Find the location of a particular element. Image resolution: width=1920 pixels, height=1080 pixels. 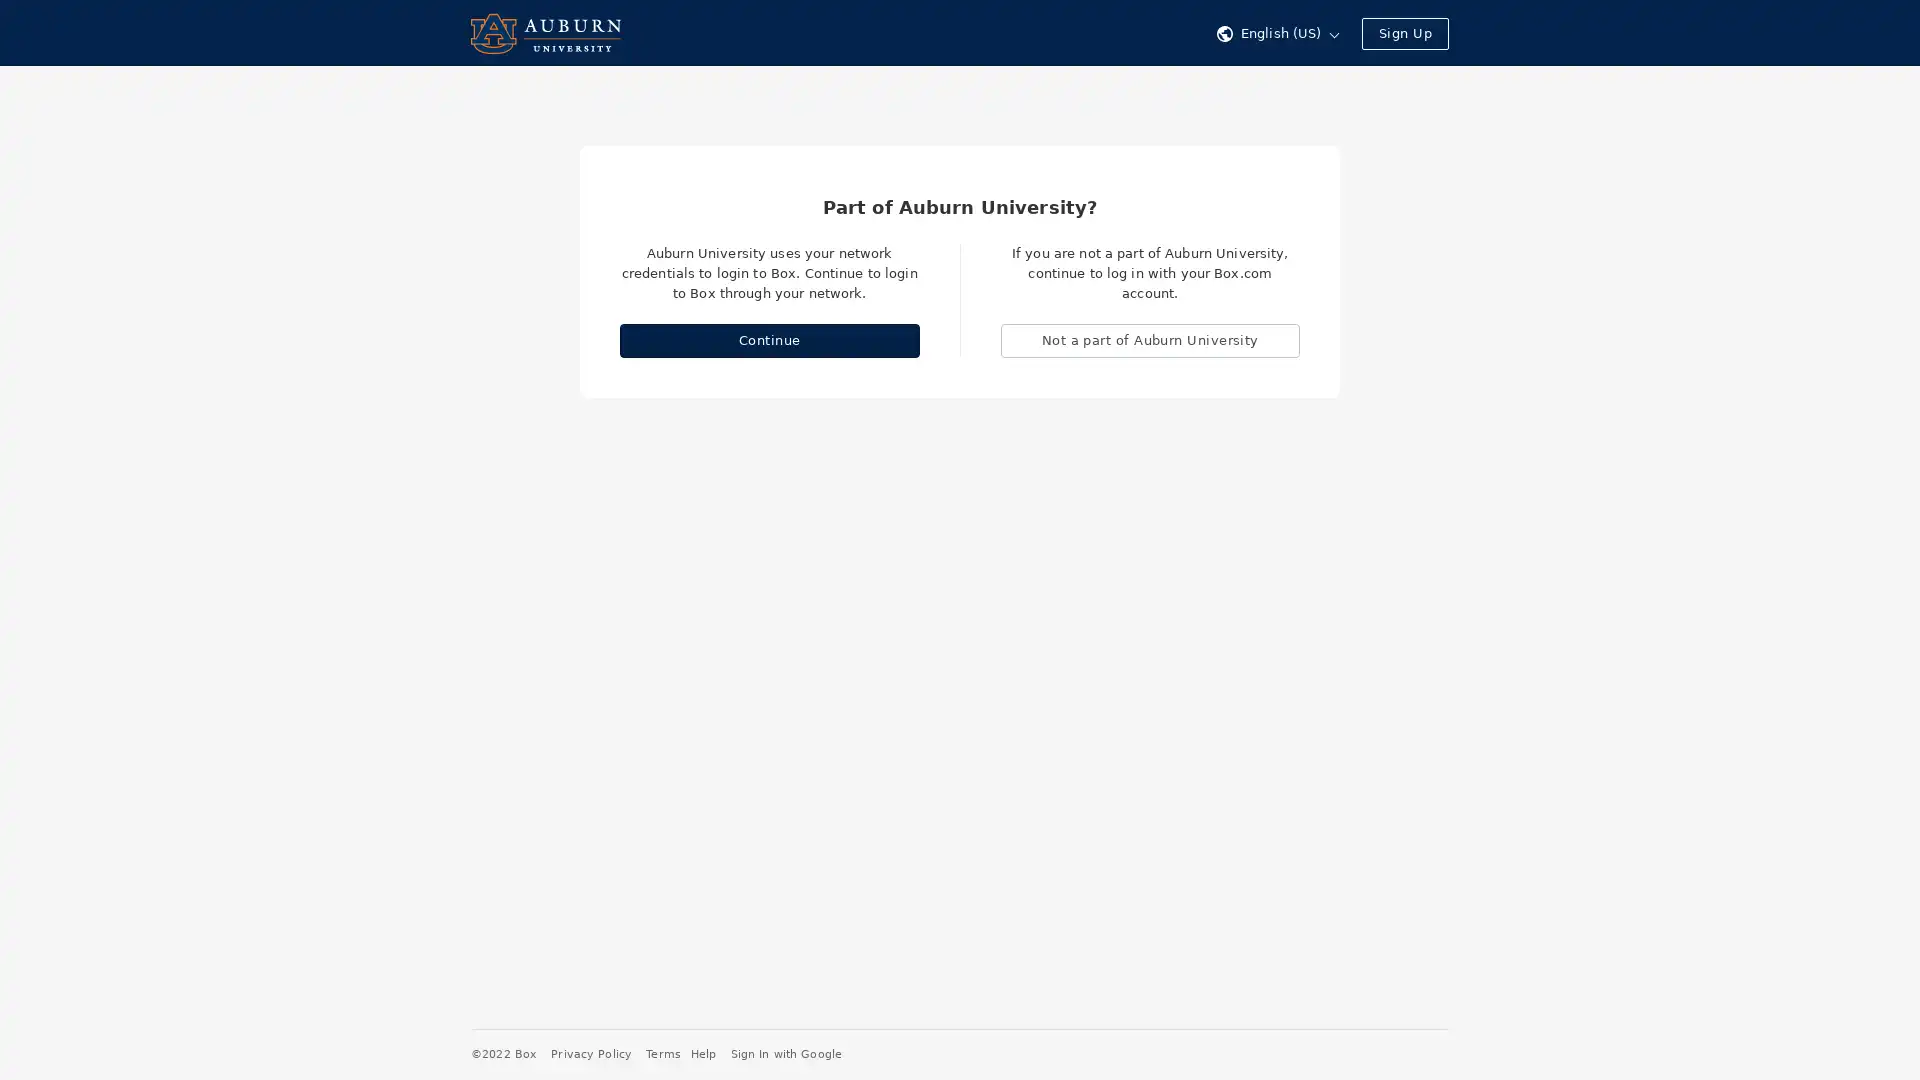

Continue is located at coordinates (768, 339).